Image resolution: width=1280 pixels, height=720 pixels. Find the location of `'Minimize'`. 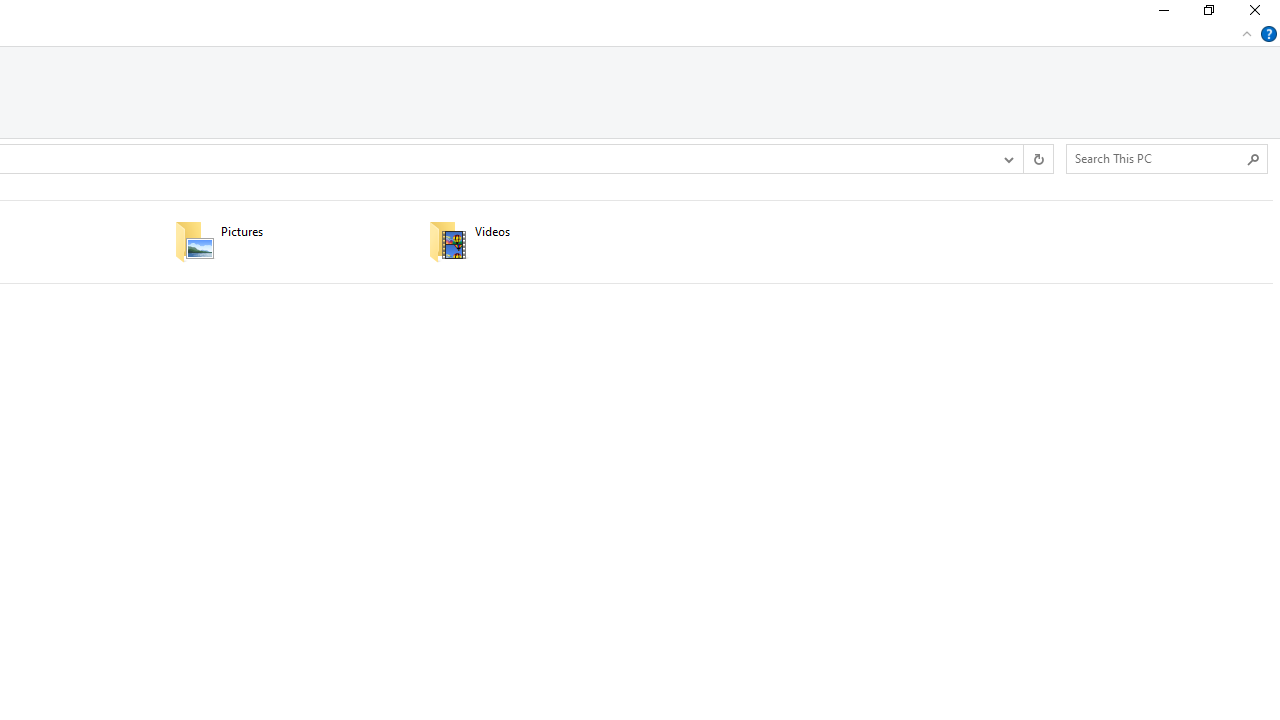

'Minimize' is located at coordinates (1162, 15).